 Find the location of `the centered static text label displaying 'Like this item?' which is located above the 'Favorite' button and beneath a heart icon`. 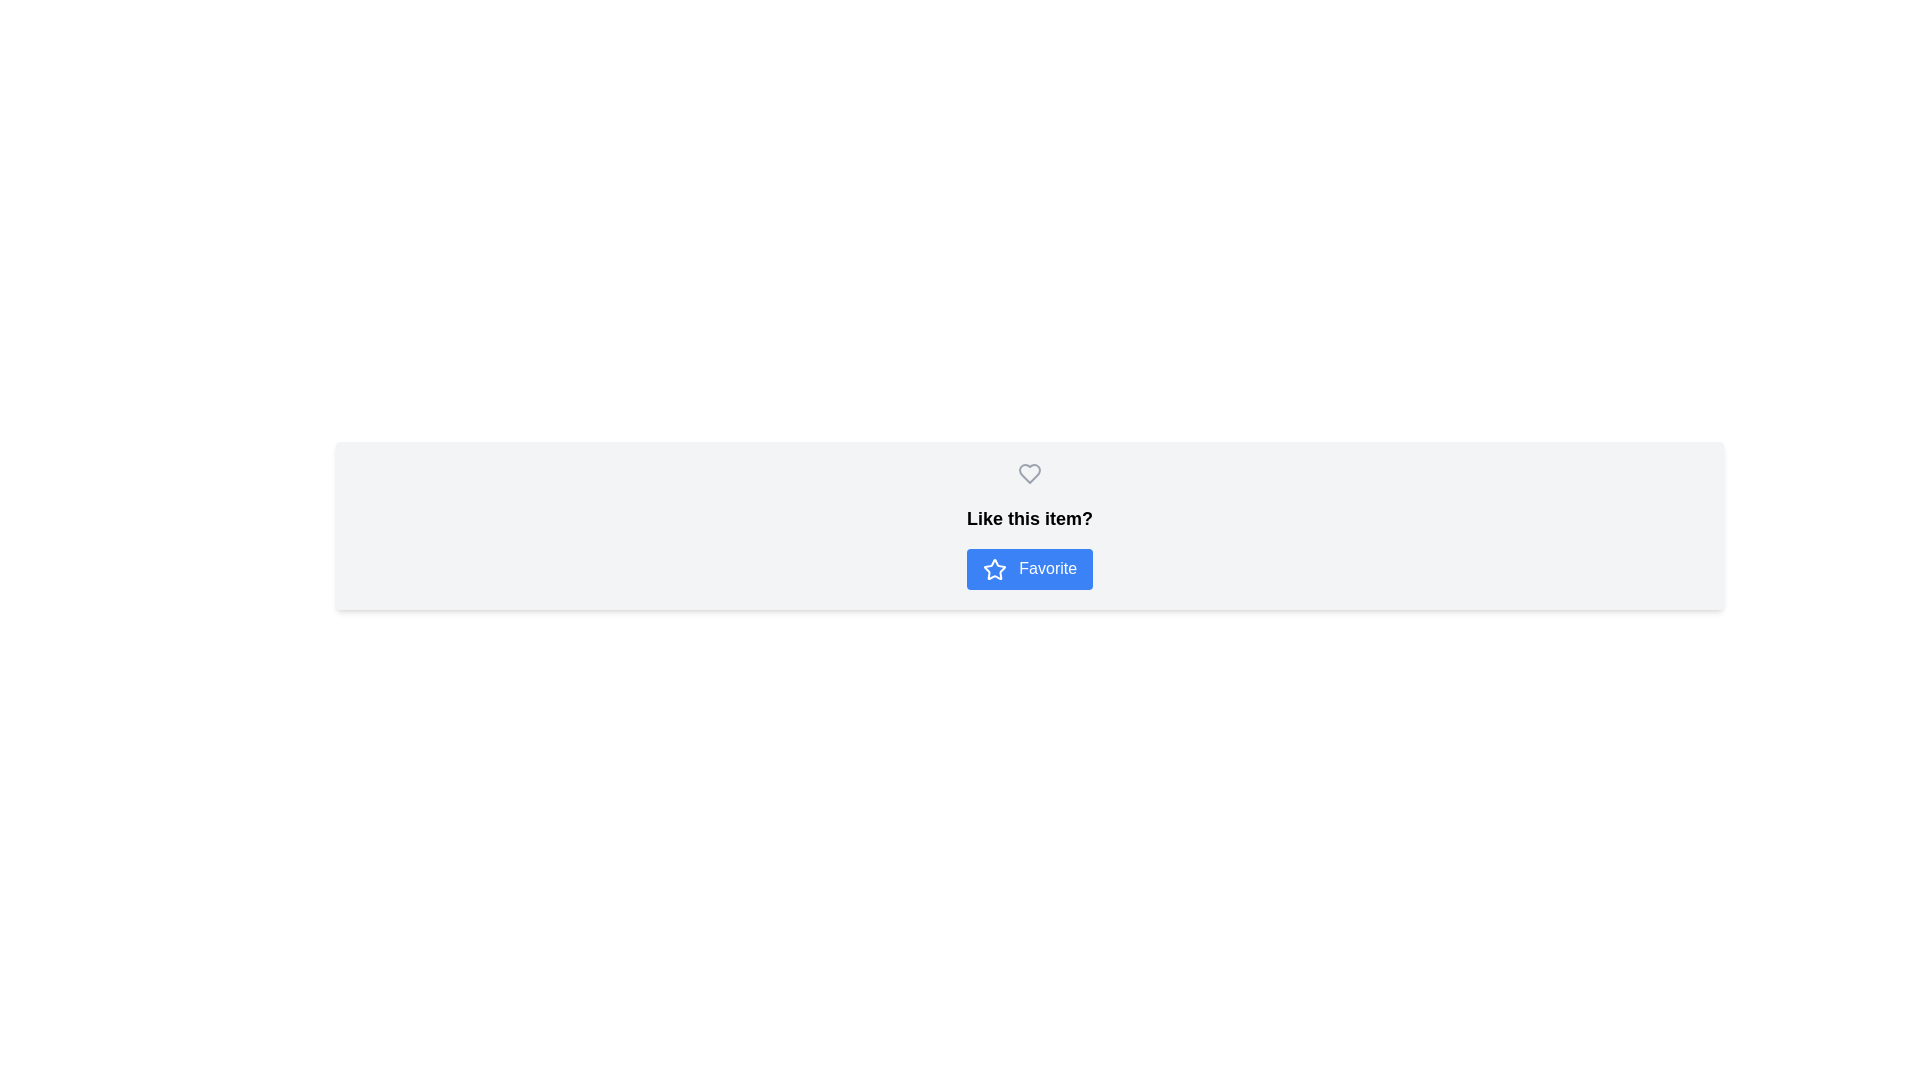

the centered static text label displaying 'Like this item?' which is located above the 'Favorite' button and beneath a heart icon is located at coordinates (1030, 518).